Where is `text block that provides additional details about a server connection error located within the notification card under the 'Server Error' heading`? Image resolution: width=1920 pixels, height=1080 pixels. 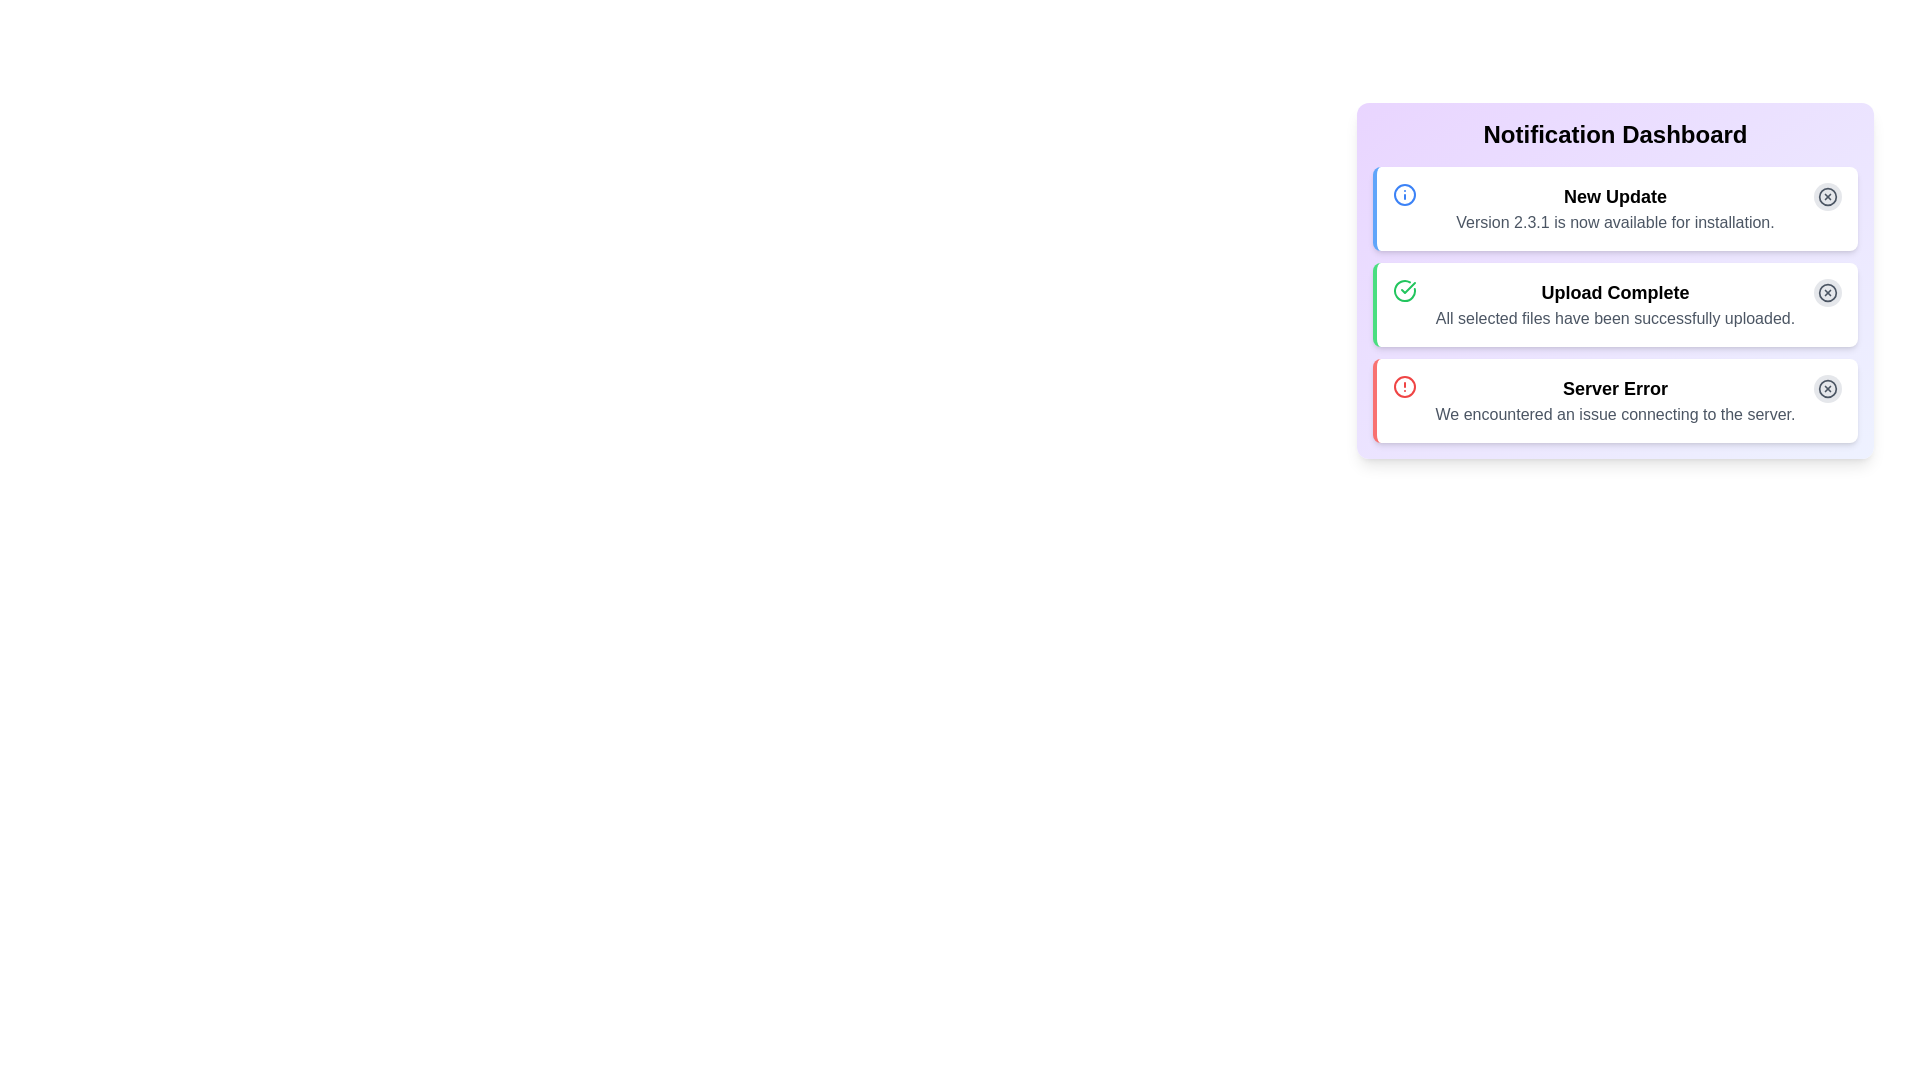
text block that provides additional details about a server connection error located within the notification card under the 'Server Error' heading is located at coordinates (1615, 414).